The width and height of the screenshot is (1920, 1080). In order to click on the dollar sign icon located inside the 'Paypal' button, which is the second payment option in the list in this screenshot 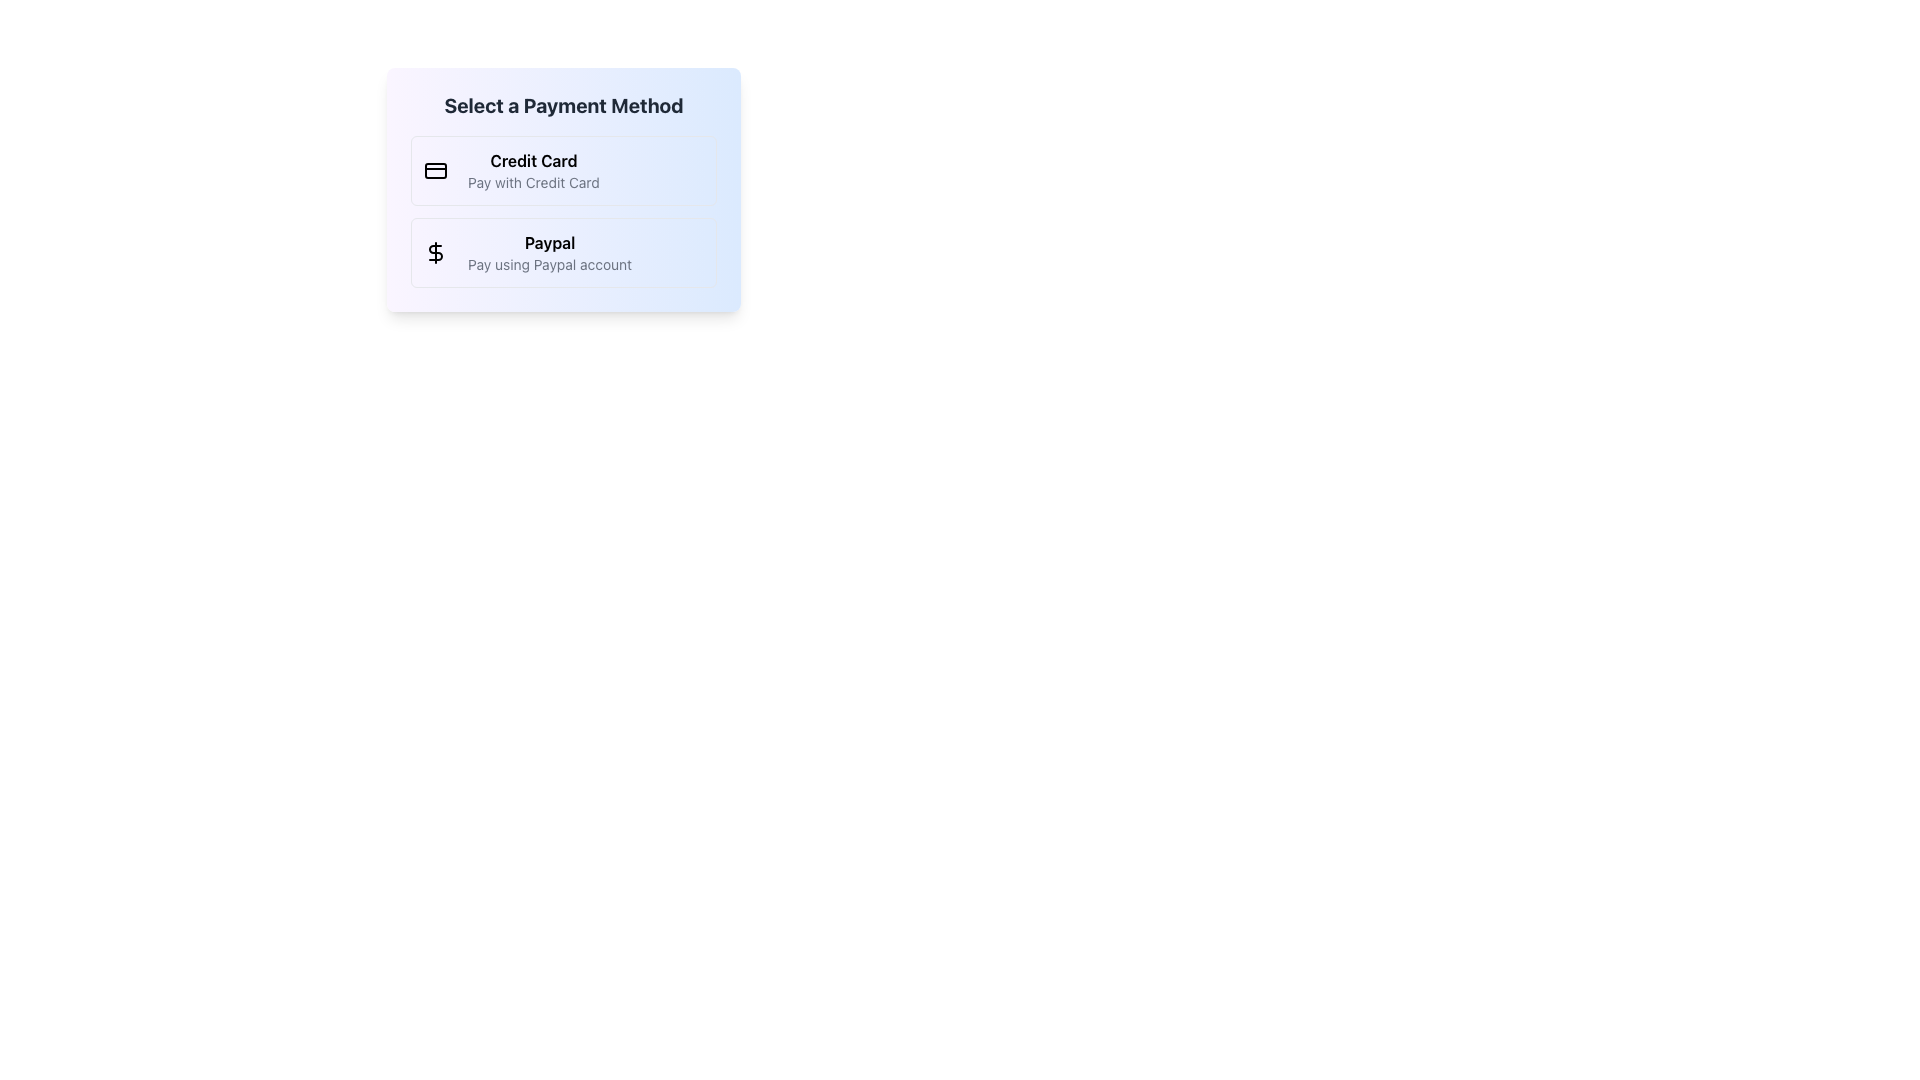, I will do `click(435, 252)`.